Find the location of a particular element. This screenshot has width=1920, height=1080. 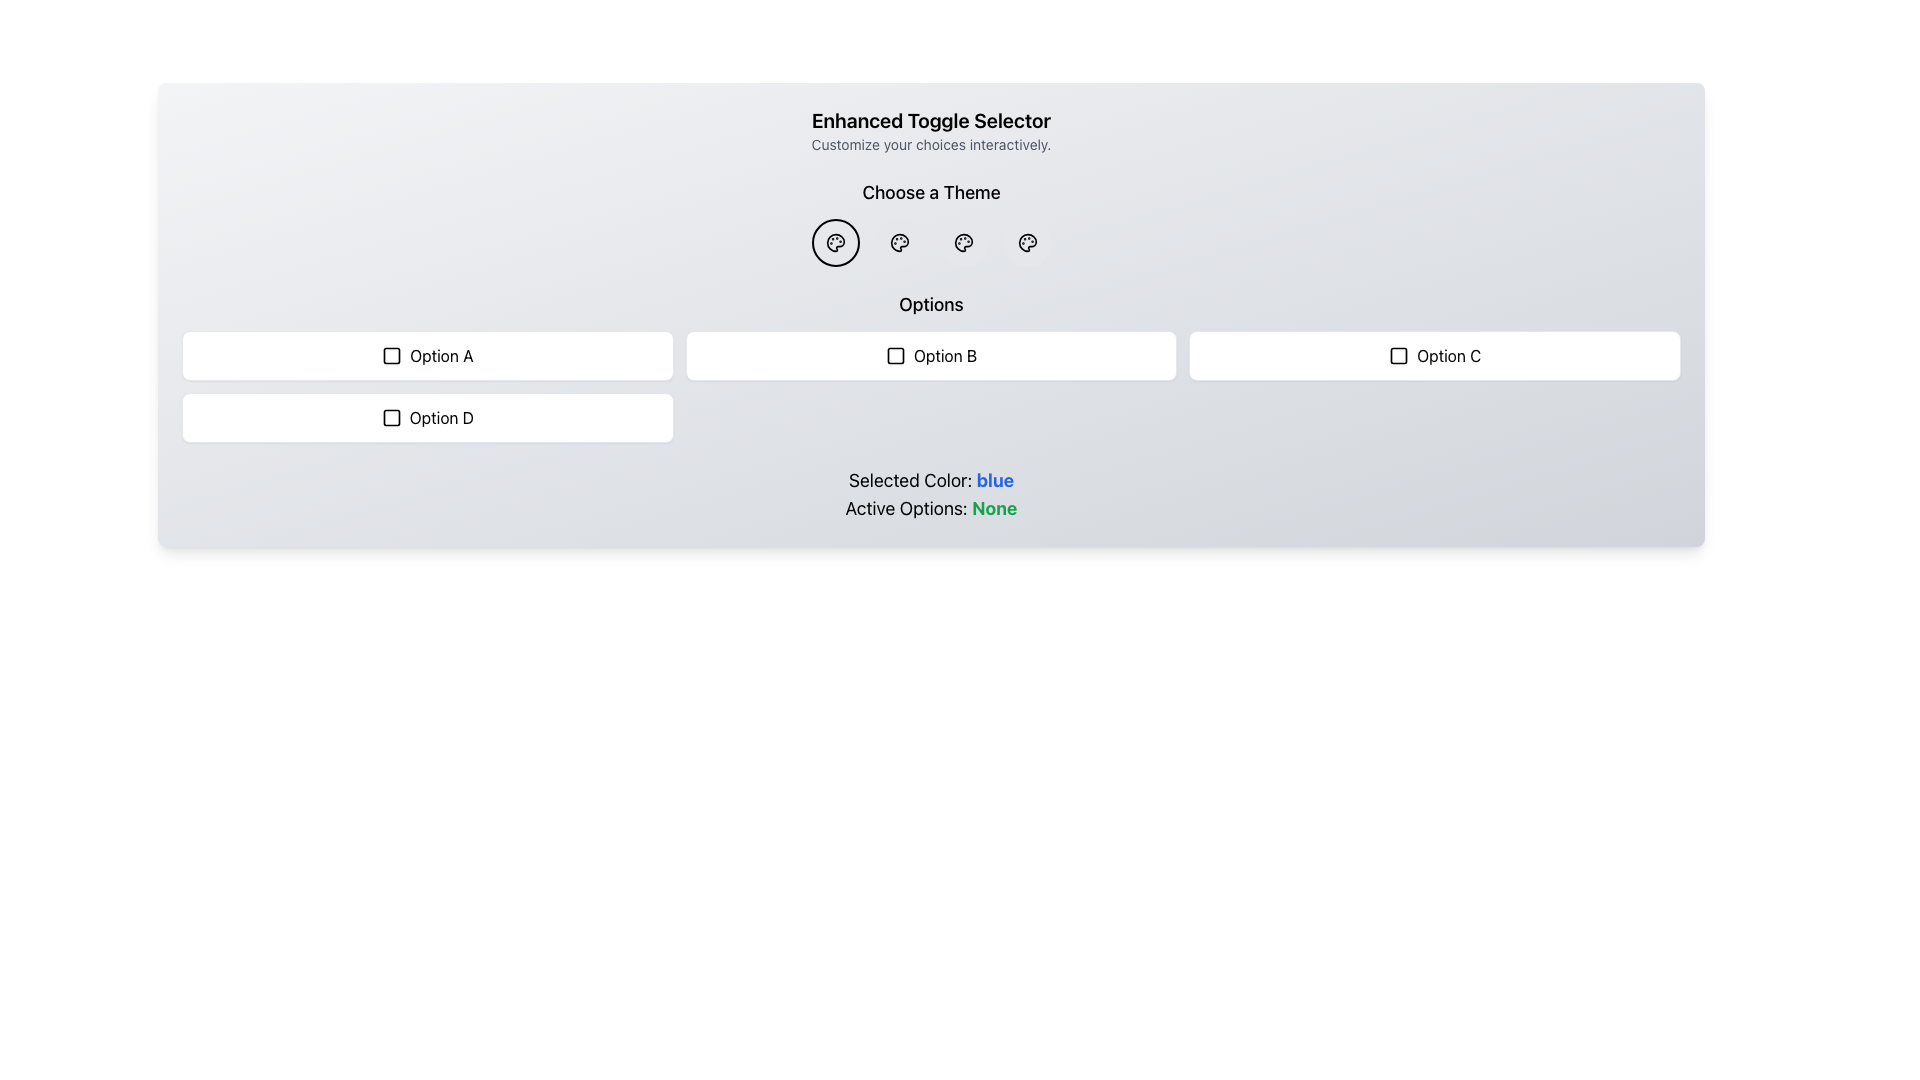

the painter's palette icon, which is the fourth icon under 'Choose a Theme' is located at coordinates (1027, 242).